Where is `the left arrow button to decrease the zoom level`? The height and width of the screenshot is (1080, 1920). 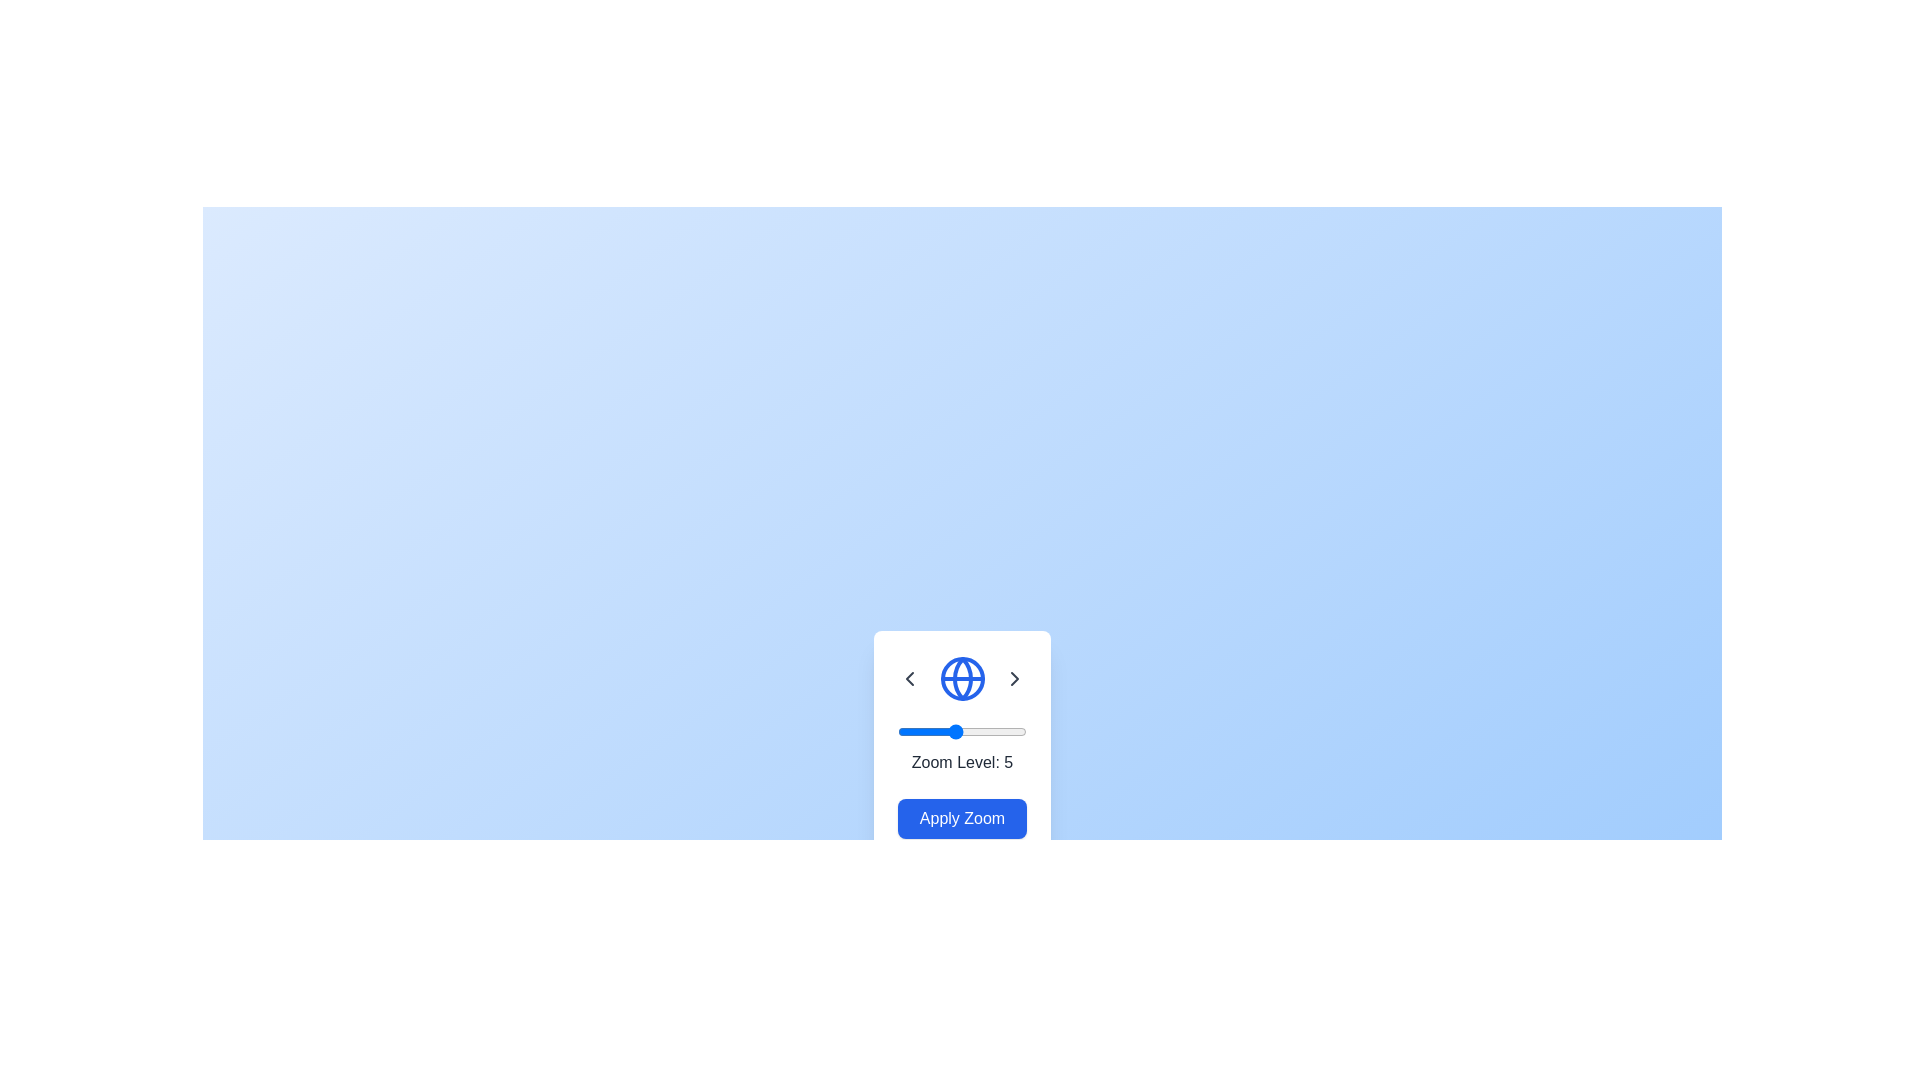
the left arrow button to decrease the zoom level is located at coordinates (909, 677).